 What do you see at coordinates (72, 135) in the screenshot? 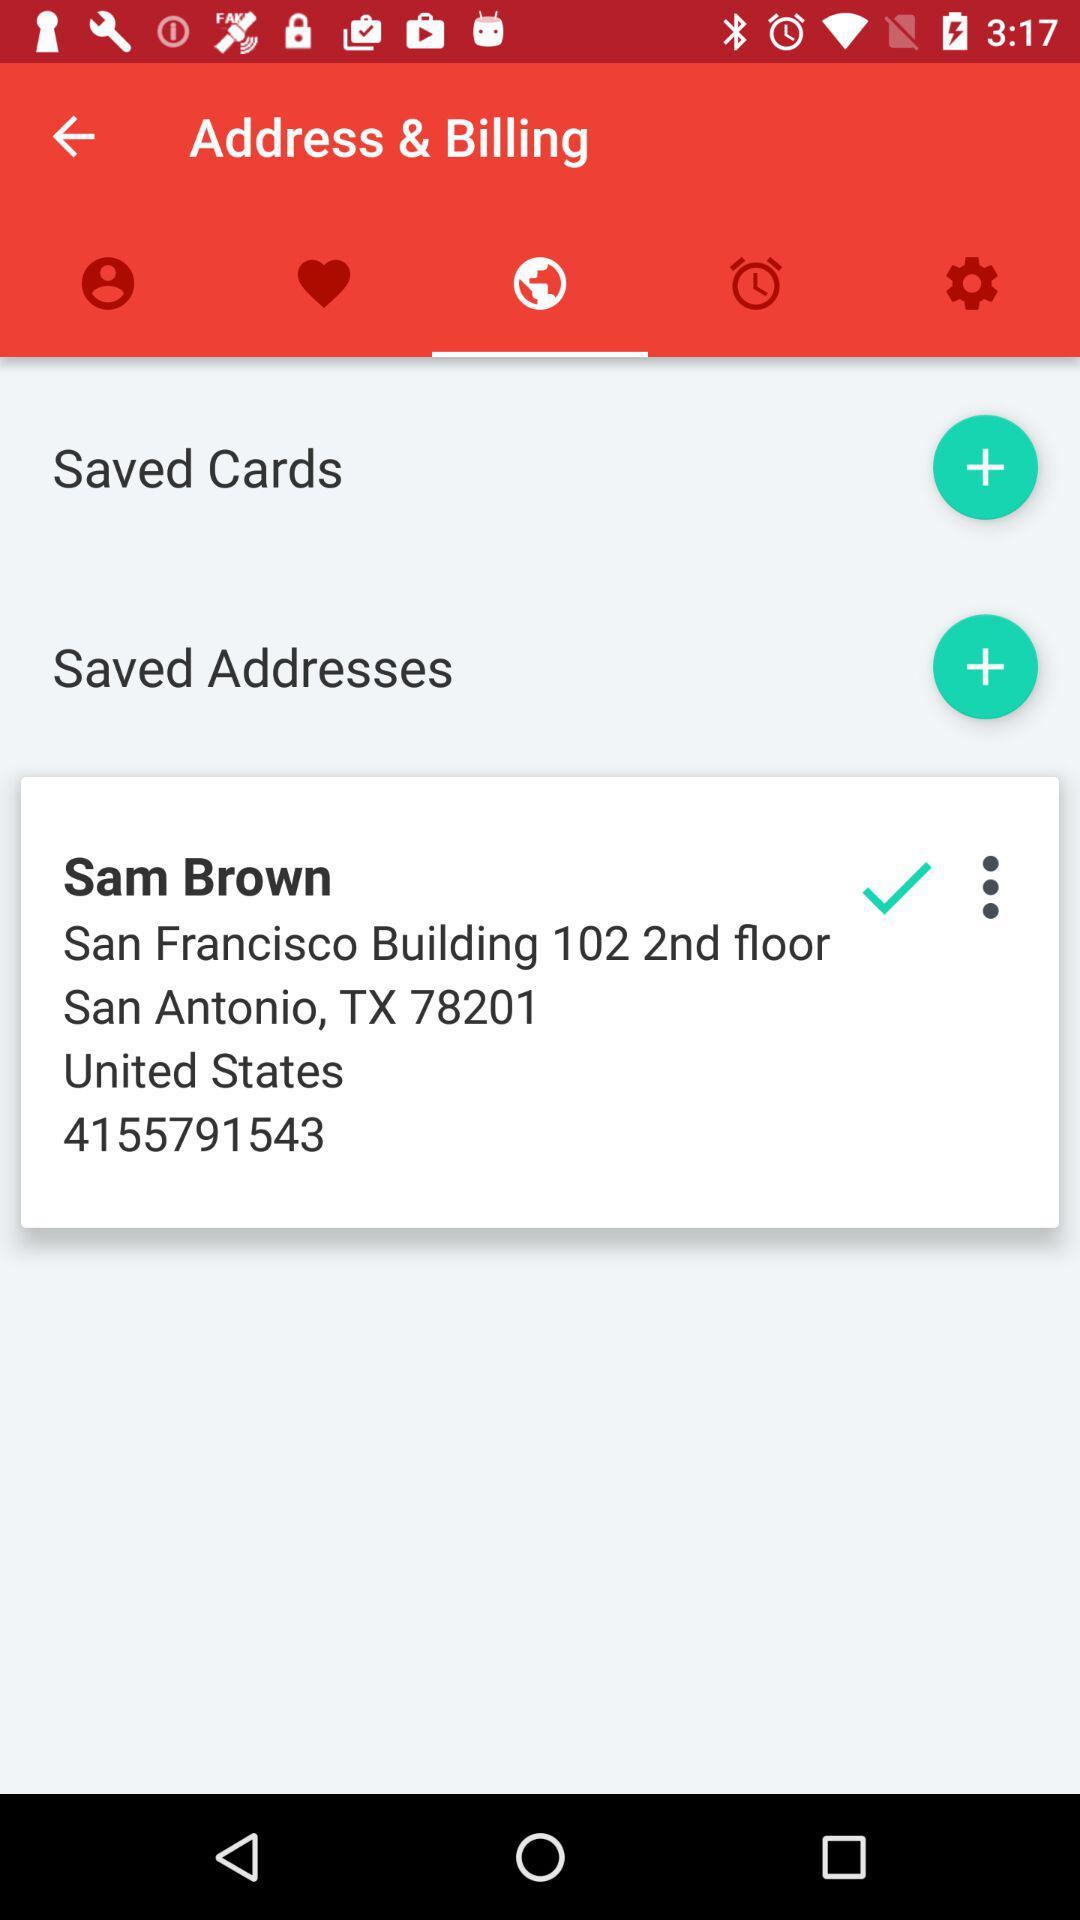
I see `icon to the left of address & billing item` at bounding box center [72, 135].